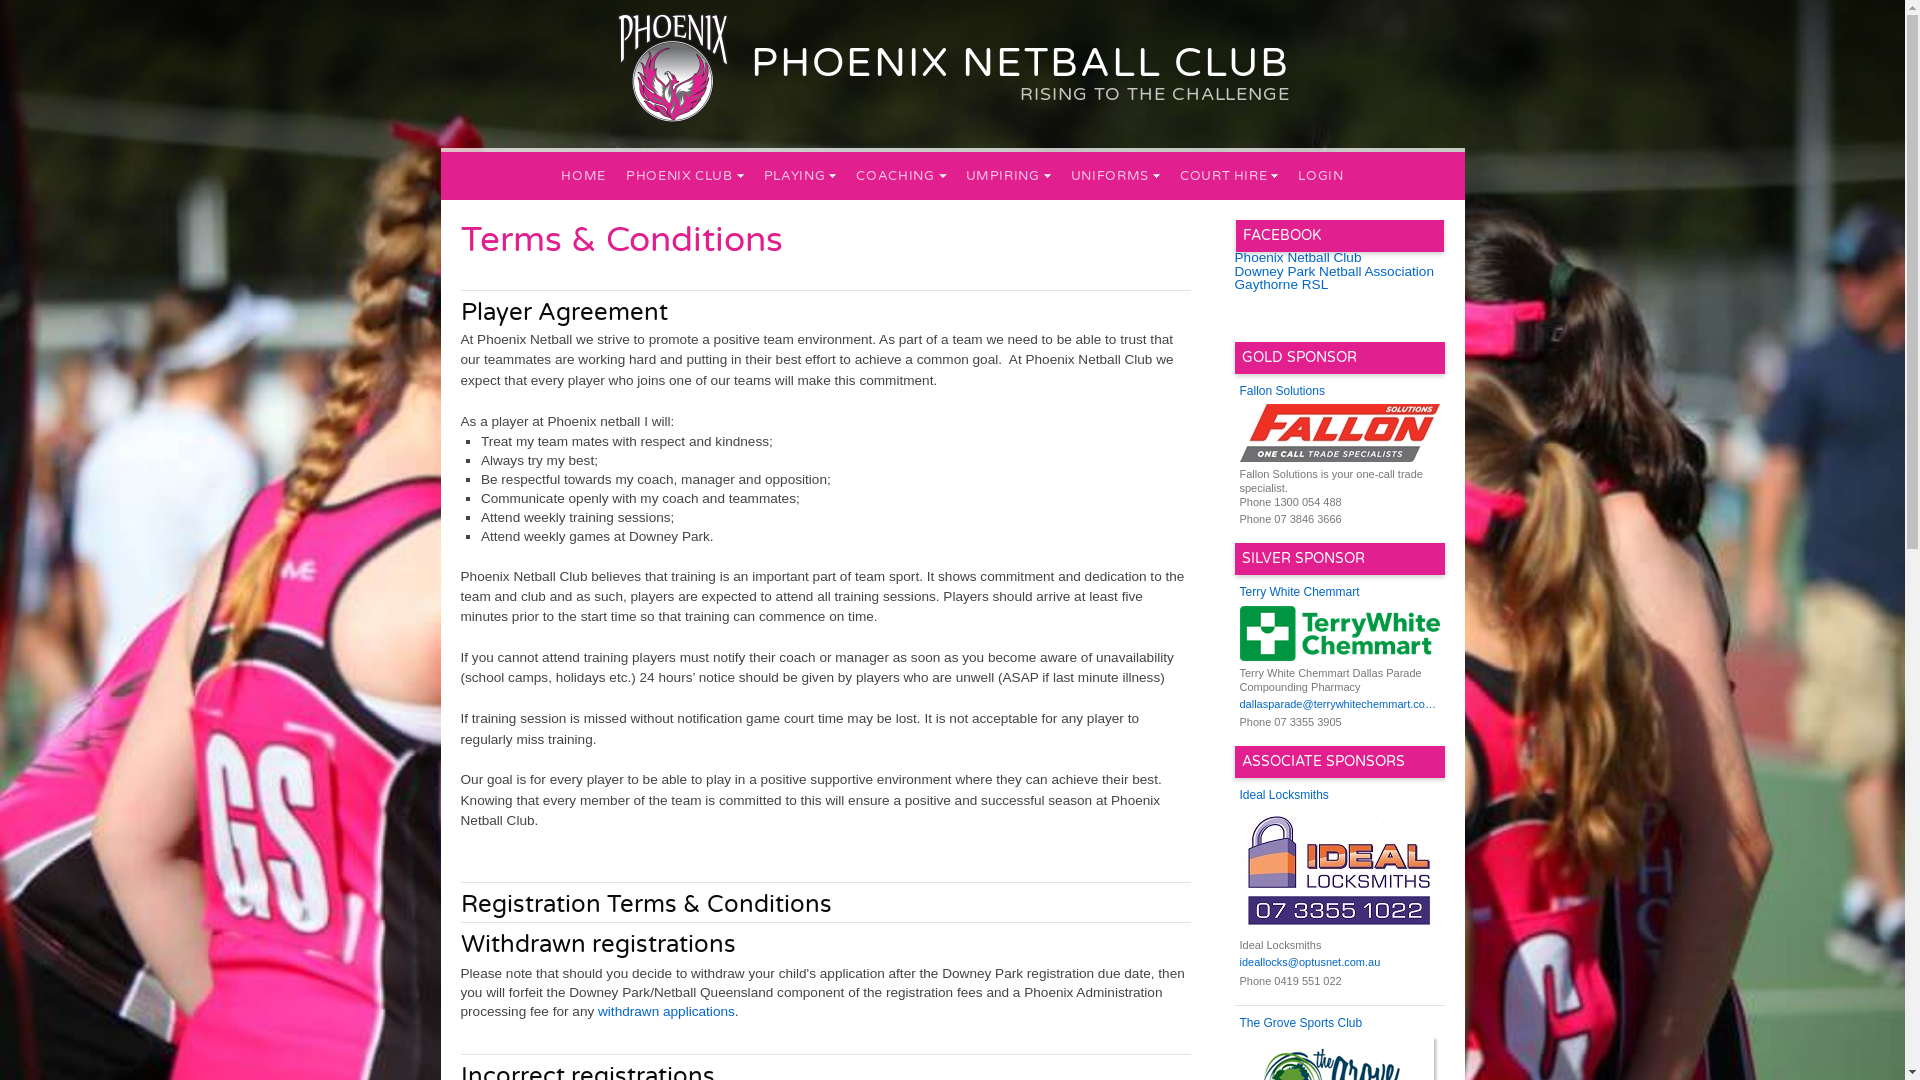  Describe the element at coordinates (1059, 175) in the screenshot. I see `'UNIFORMS'` at that location.